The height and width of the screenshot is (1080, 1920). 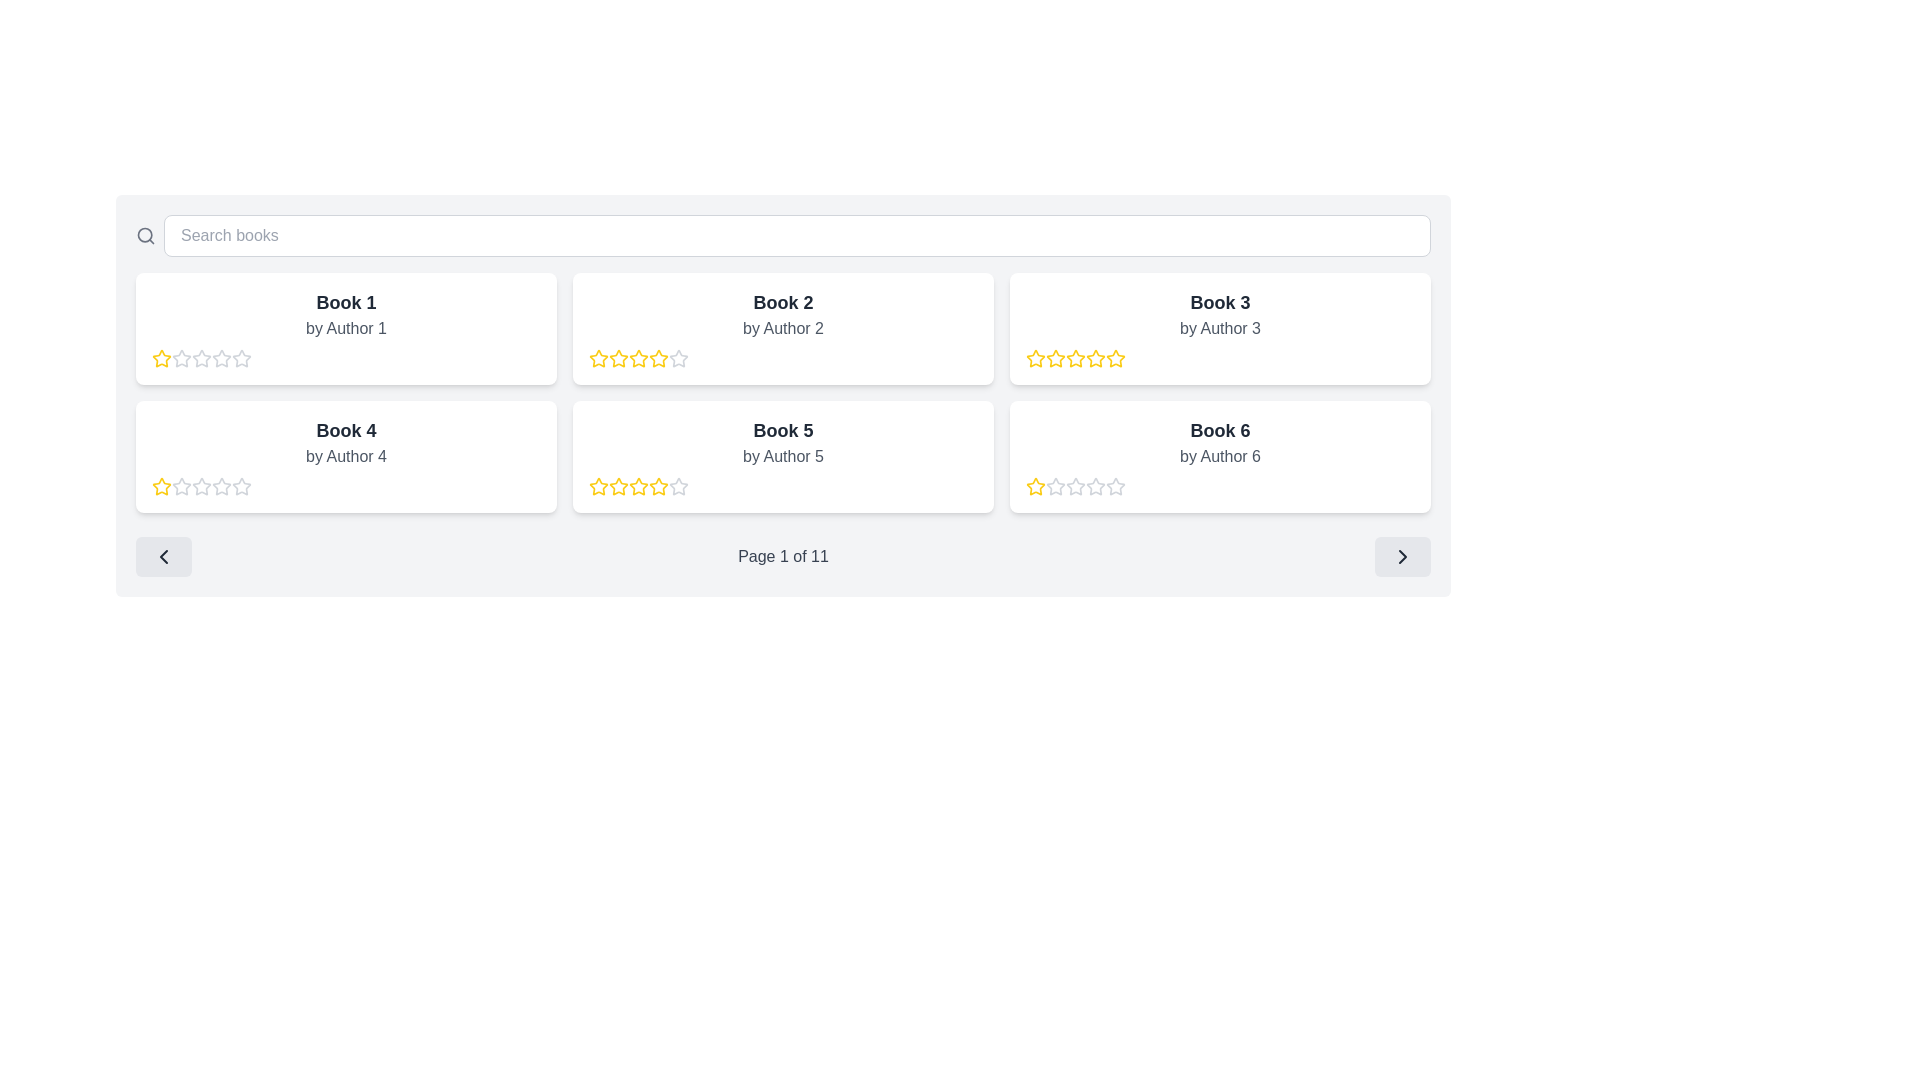 I want to click on the fourth star-shaped rating icon with a yellow outline and white fill located under the 'Book 2' section in the book grid, so click(x=637, y=357).